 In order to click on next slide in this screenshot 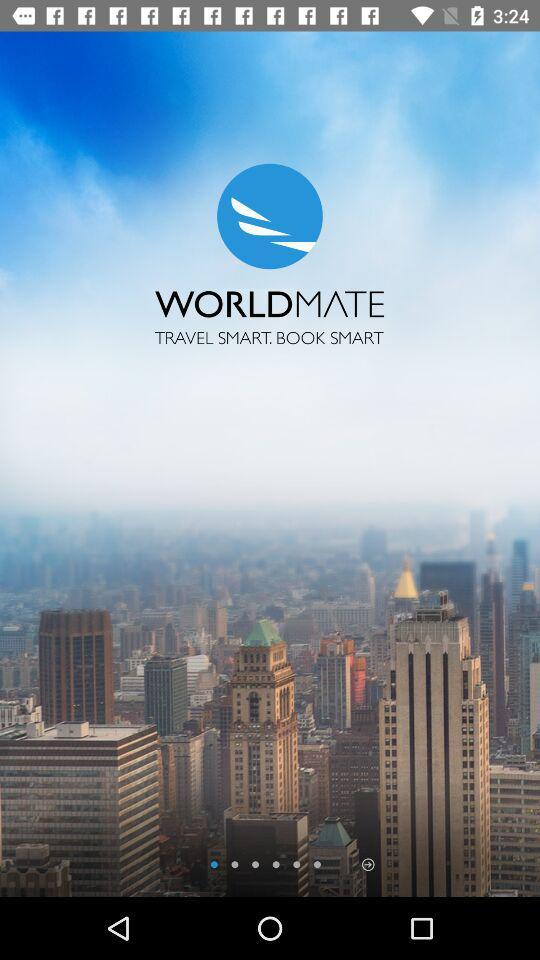, I will do `click(367, 863)`.